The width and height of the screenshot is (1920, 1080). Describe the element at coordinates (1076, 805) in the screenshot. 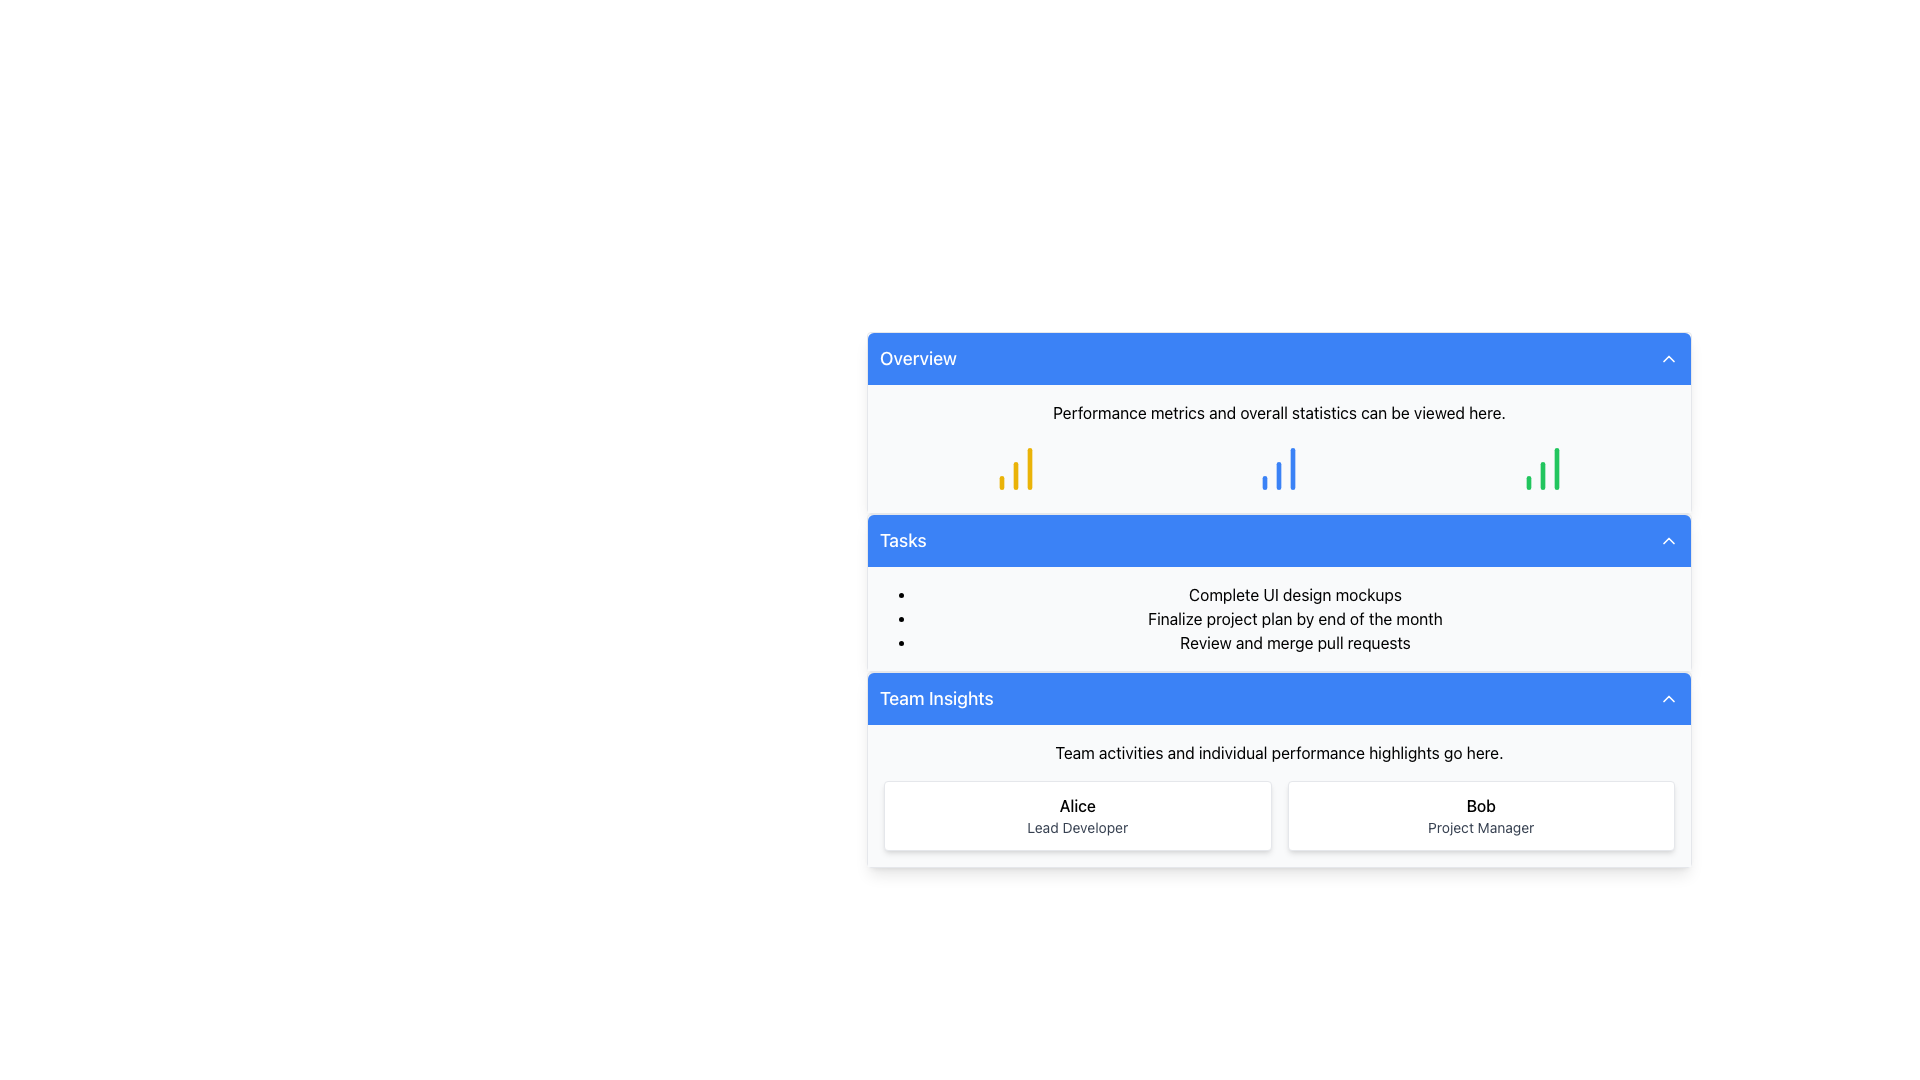

I see `the upper Text Label displaying the name of a user or team member in the 'Team Insights' section, which is located above the text 'Lead Developer'` at that location.